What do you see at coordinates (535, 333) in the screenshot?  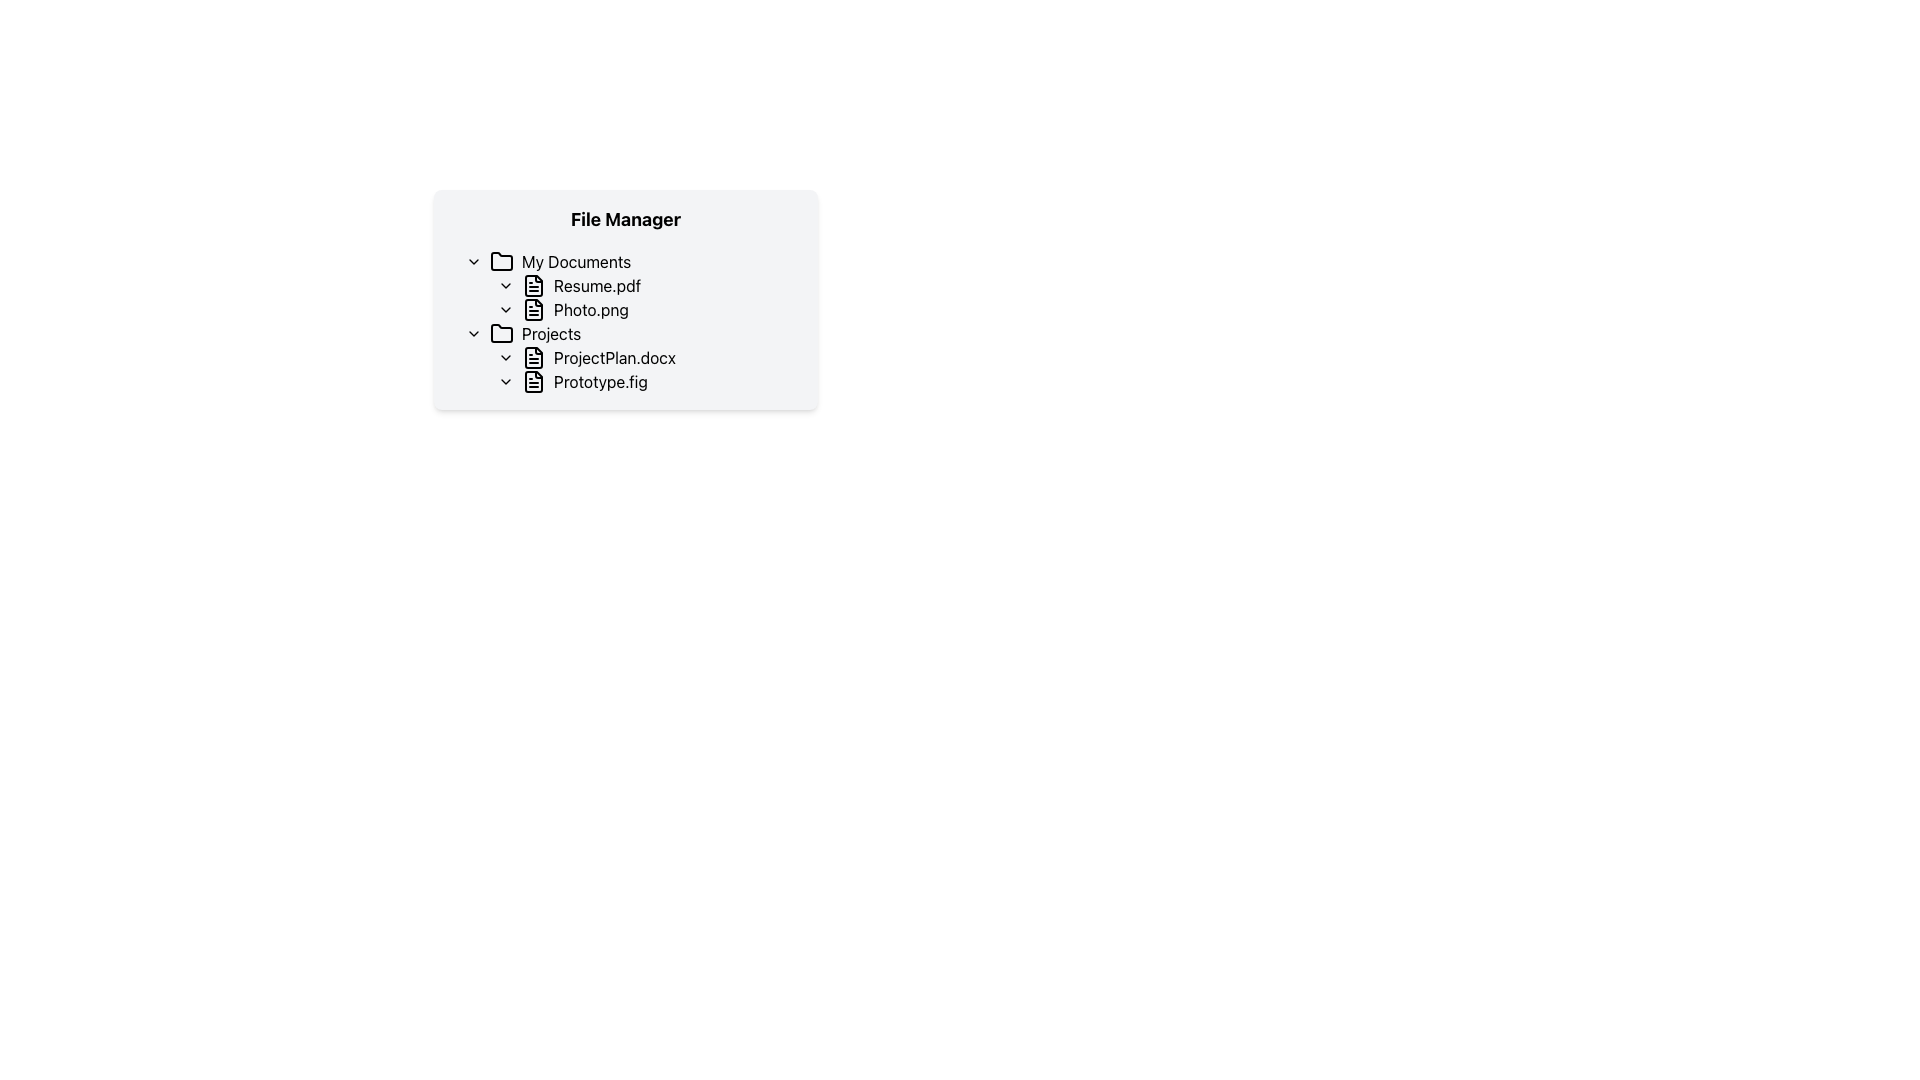 I see `the 'Projects' label with folder icon in the file manager interface` at bounding box center [535, 333].